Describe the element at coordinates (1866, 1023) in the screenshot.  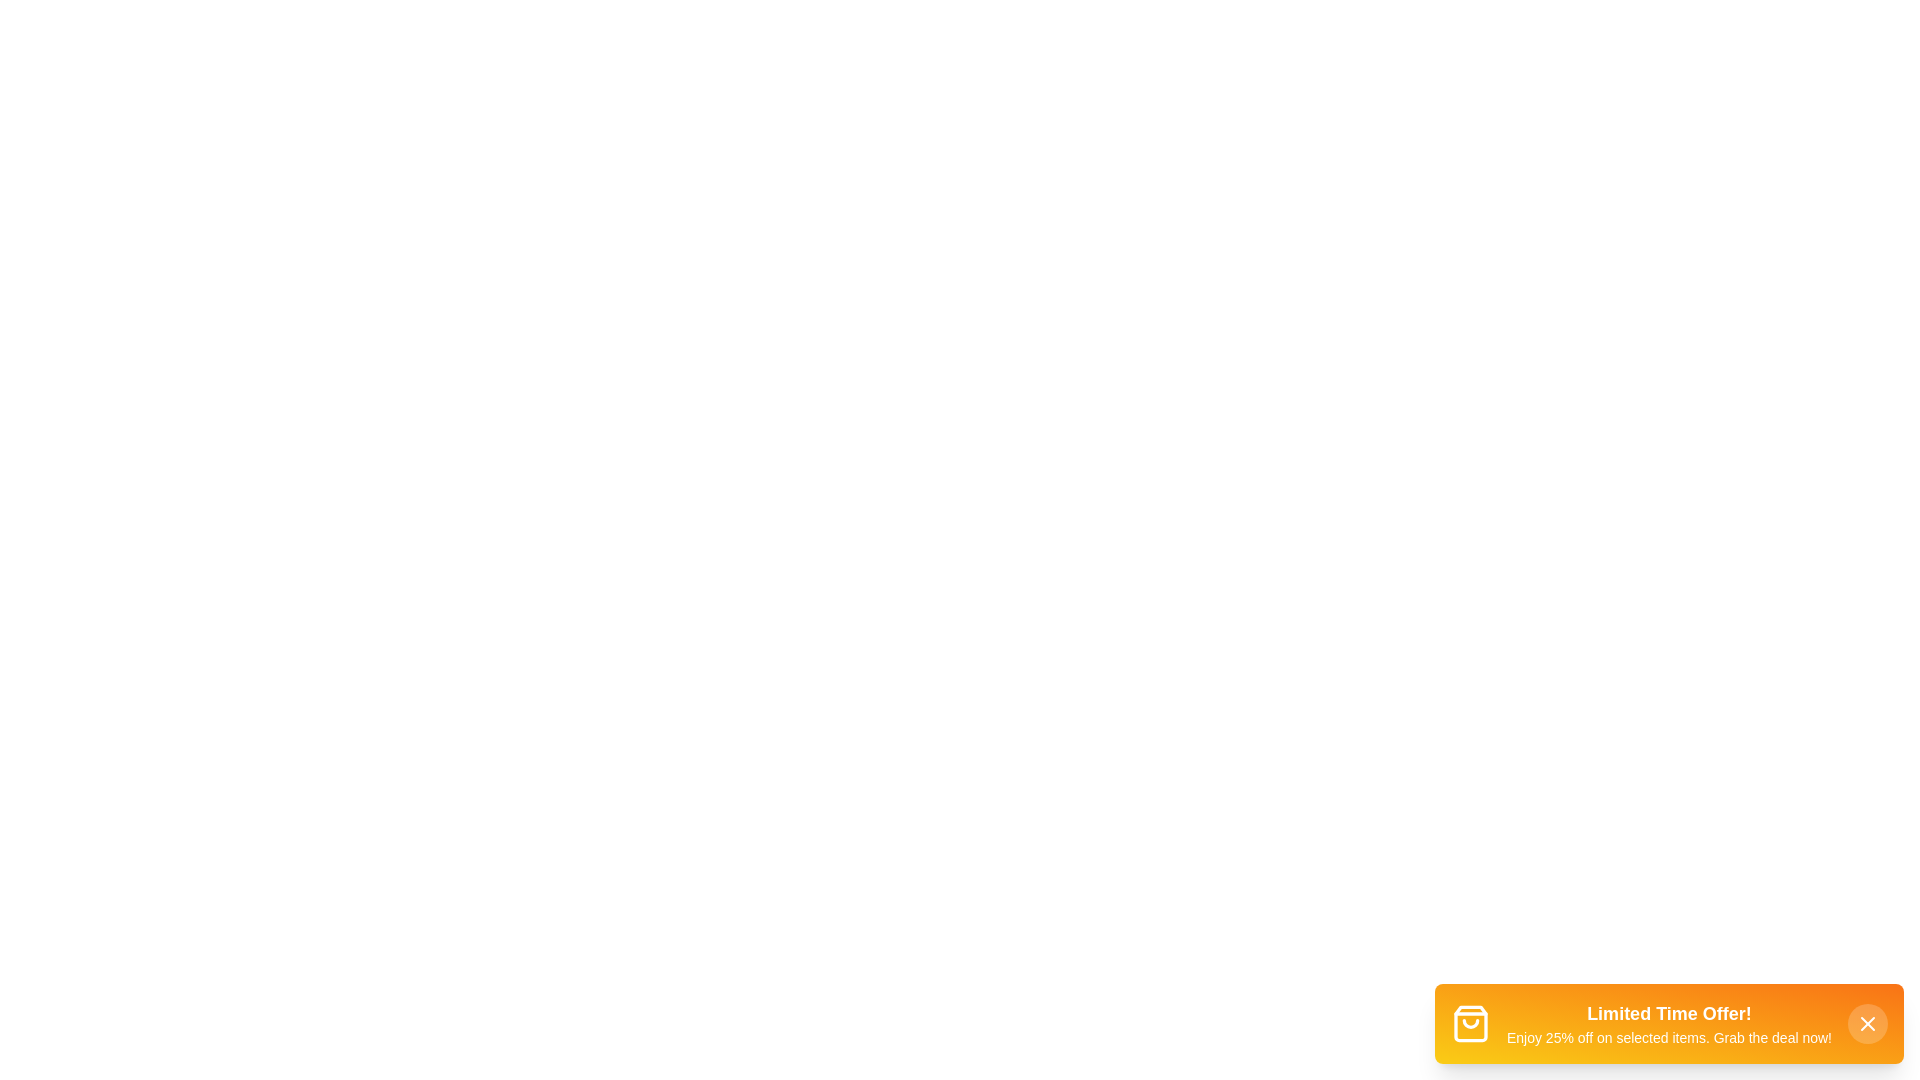
I see `the close button to dismiss the notification` at that location.